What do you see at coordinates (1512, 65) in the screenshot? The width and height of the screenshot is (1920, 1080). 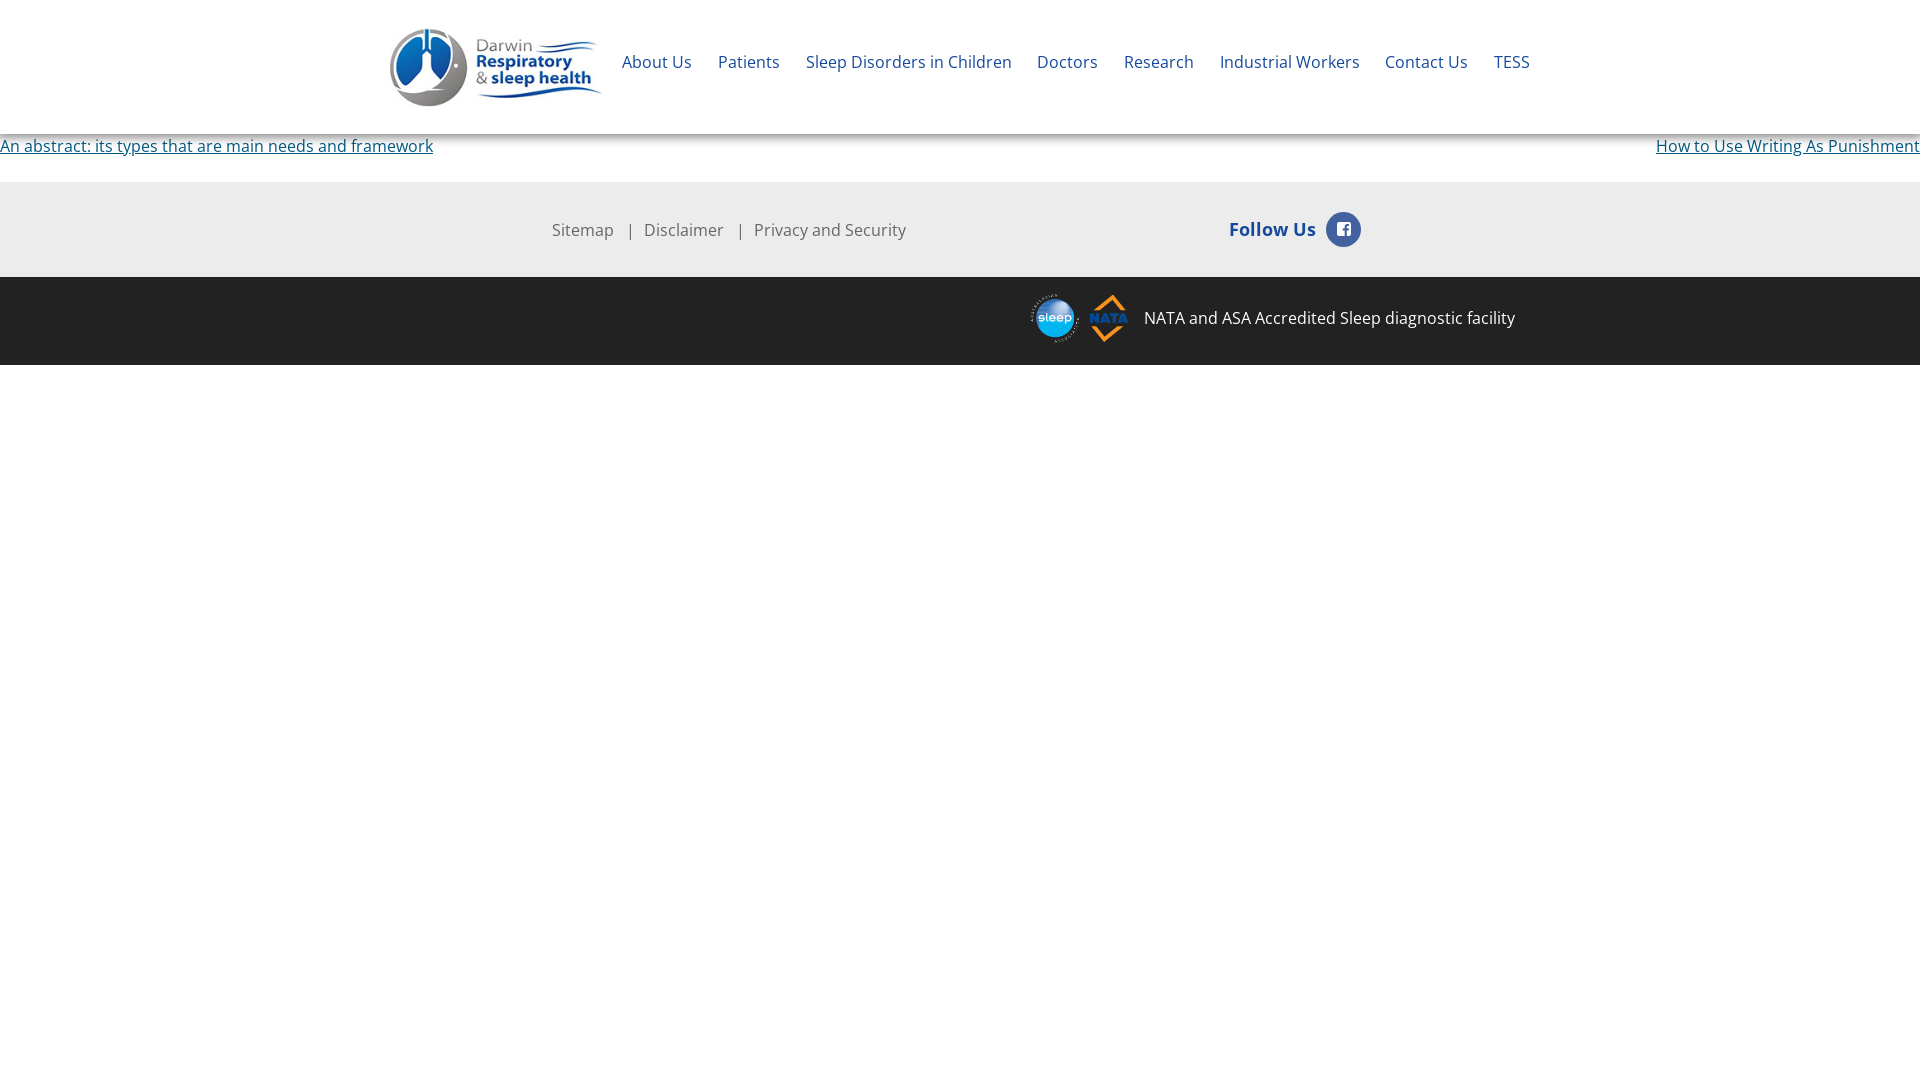 I see `'TESS'` at bounding box center [1512, 65].